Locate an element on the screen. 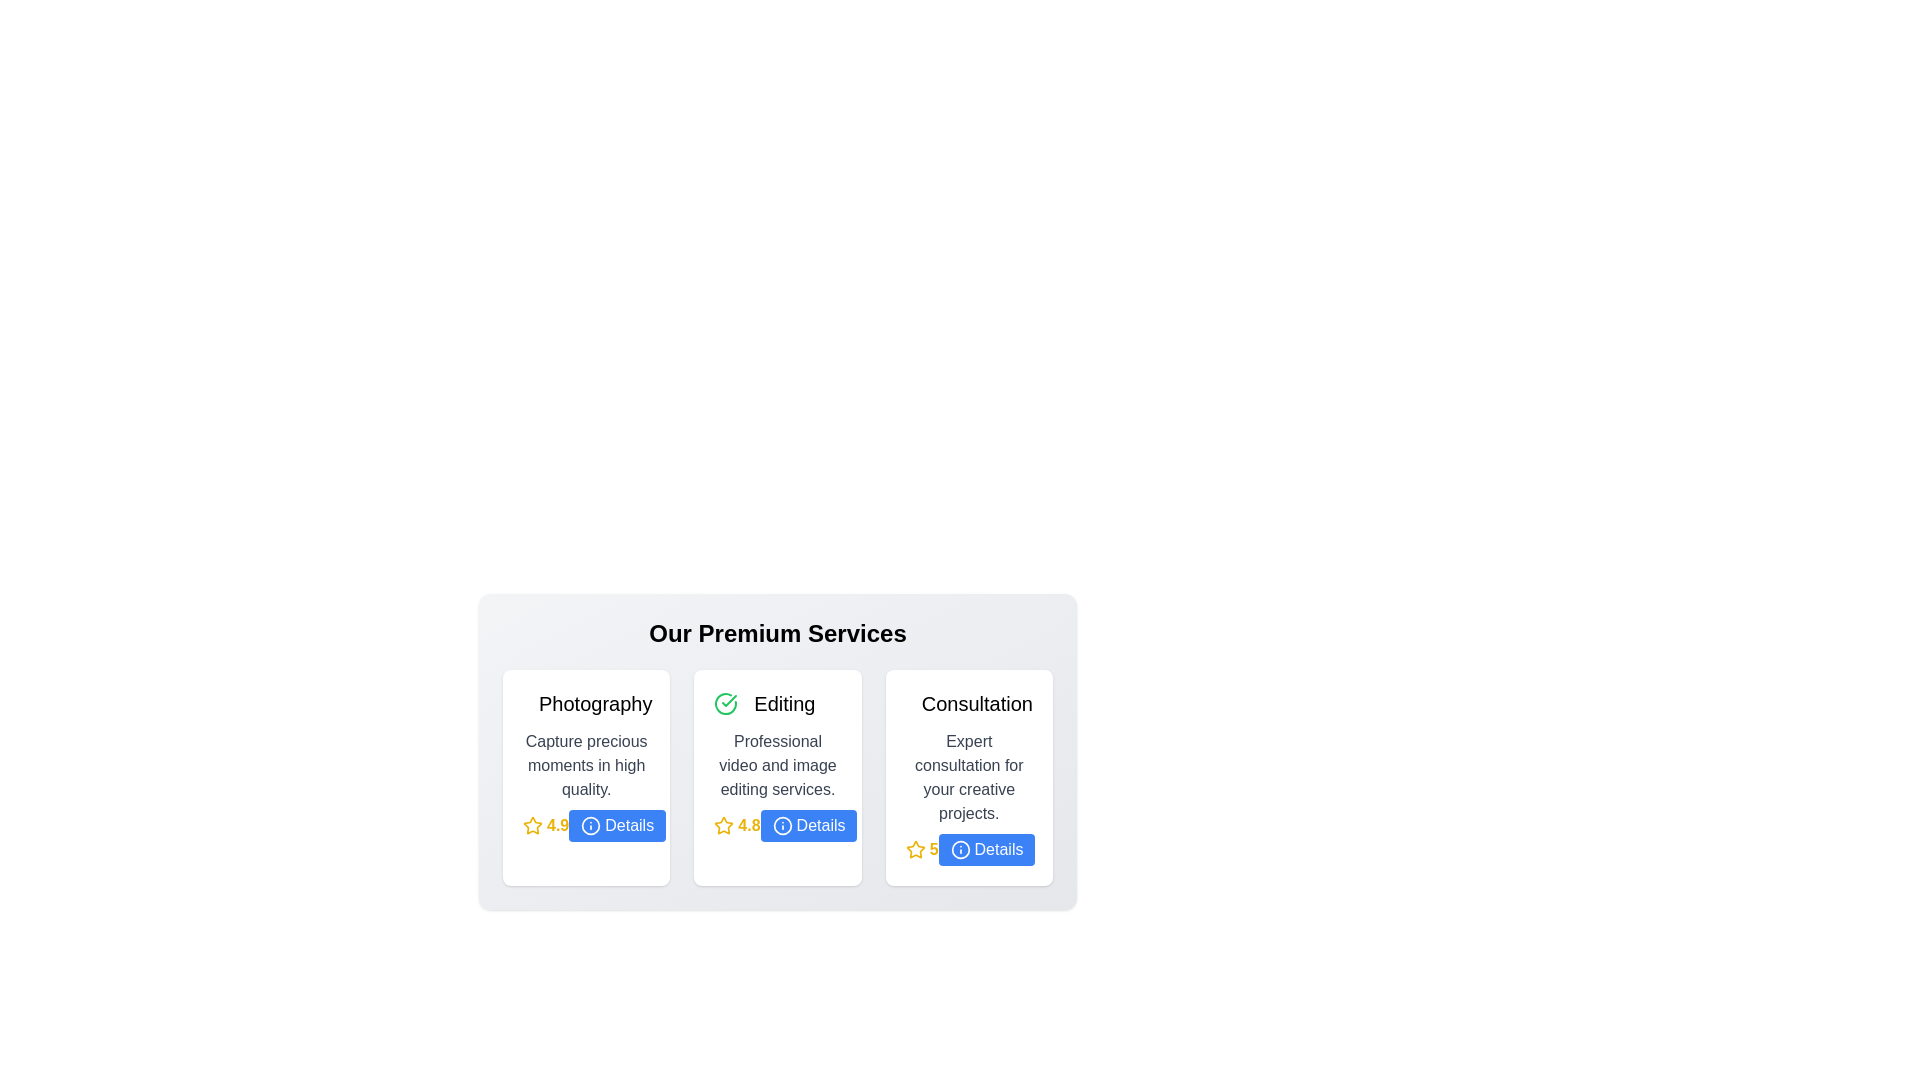 This screenshot has width=1920, height=1080. the service card for Consultation to observe the hover effect is located at coordinates (969, 777).